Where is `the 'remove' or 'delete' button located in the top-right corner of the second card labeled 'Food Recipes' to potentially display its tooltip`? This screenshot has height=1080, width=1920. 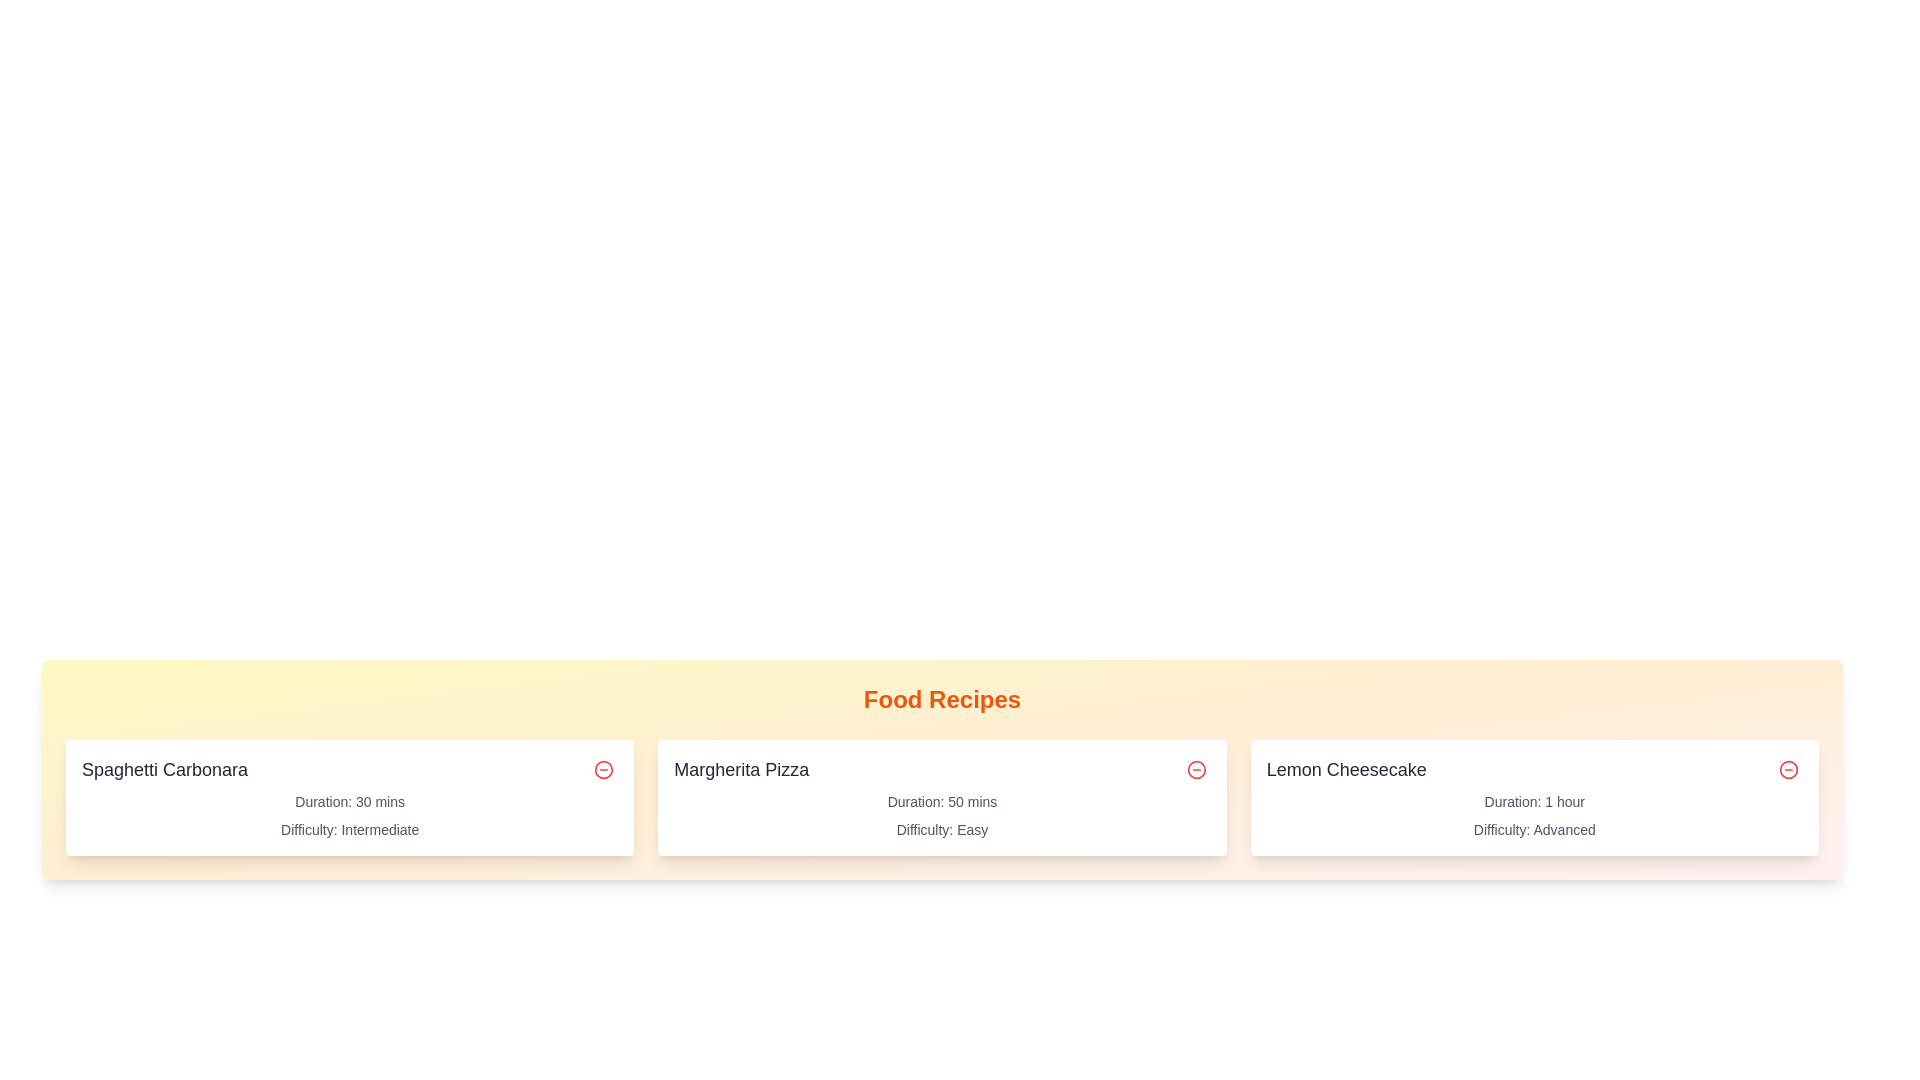 the 'remove' or 'delete' button located in the top-right corner of the second card labeled 'Food Recipes' to potentially display its tooltip is located at coordinates (1196, 769).